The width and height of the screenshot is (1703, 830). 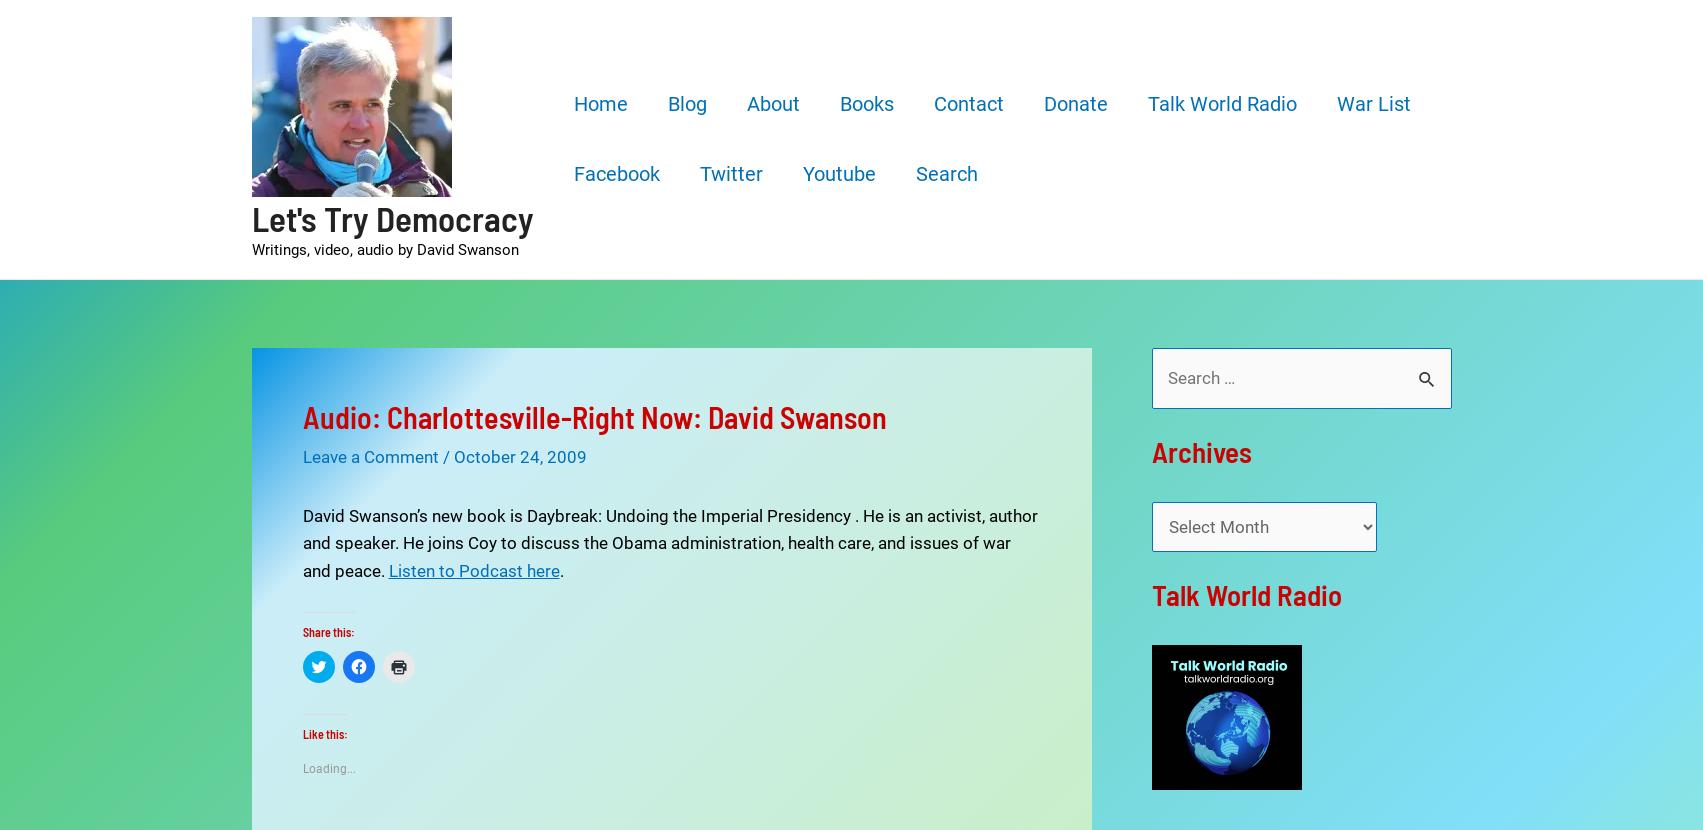 I want to click on 'Leave a Comment', so click(x=370, y=456).